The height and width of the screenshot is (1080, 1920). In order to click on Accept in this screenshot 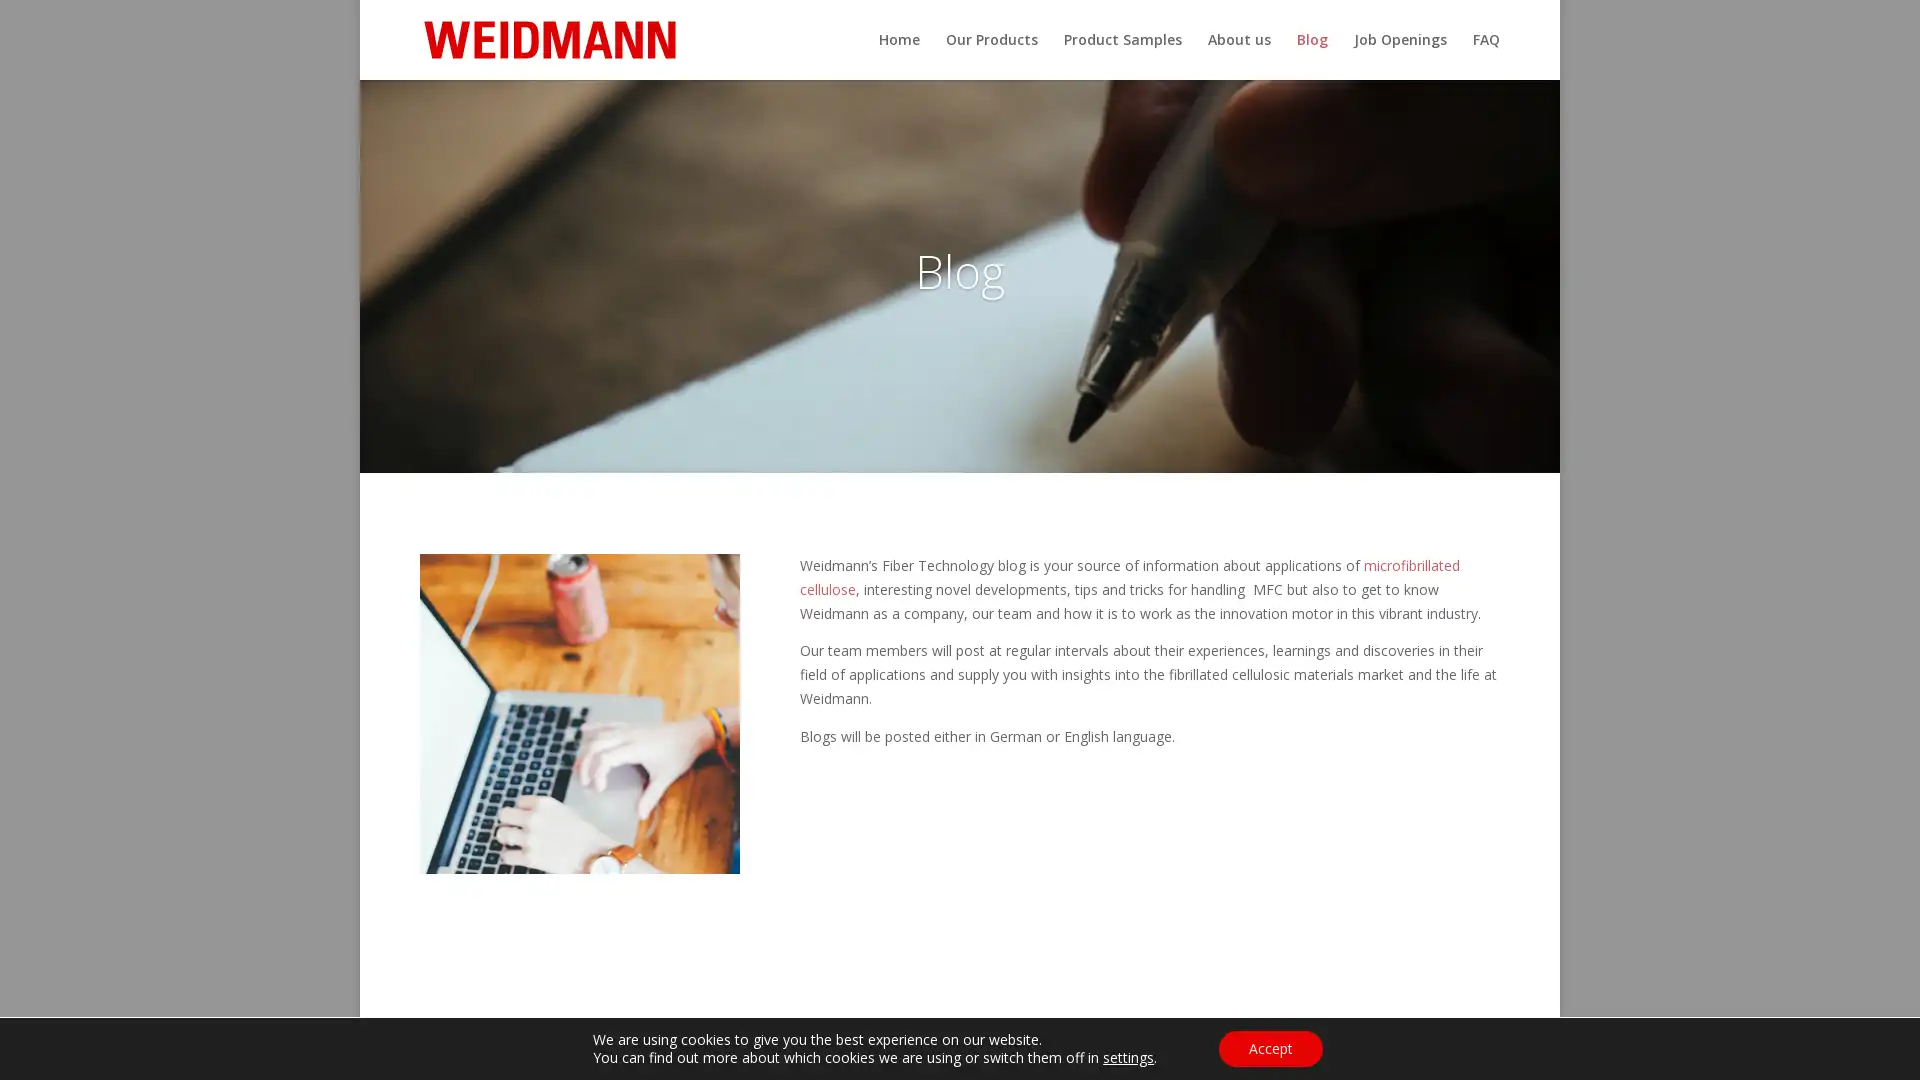, I will do `click(1269, 1048)`.